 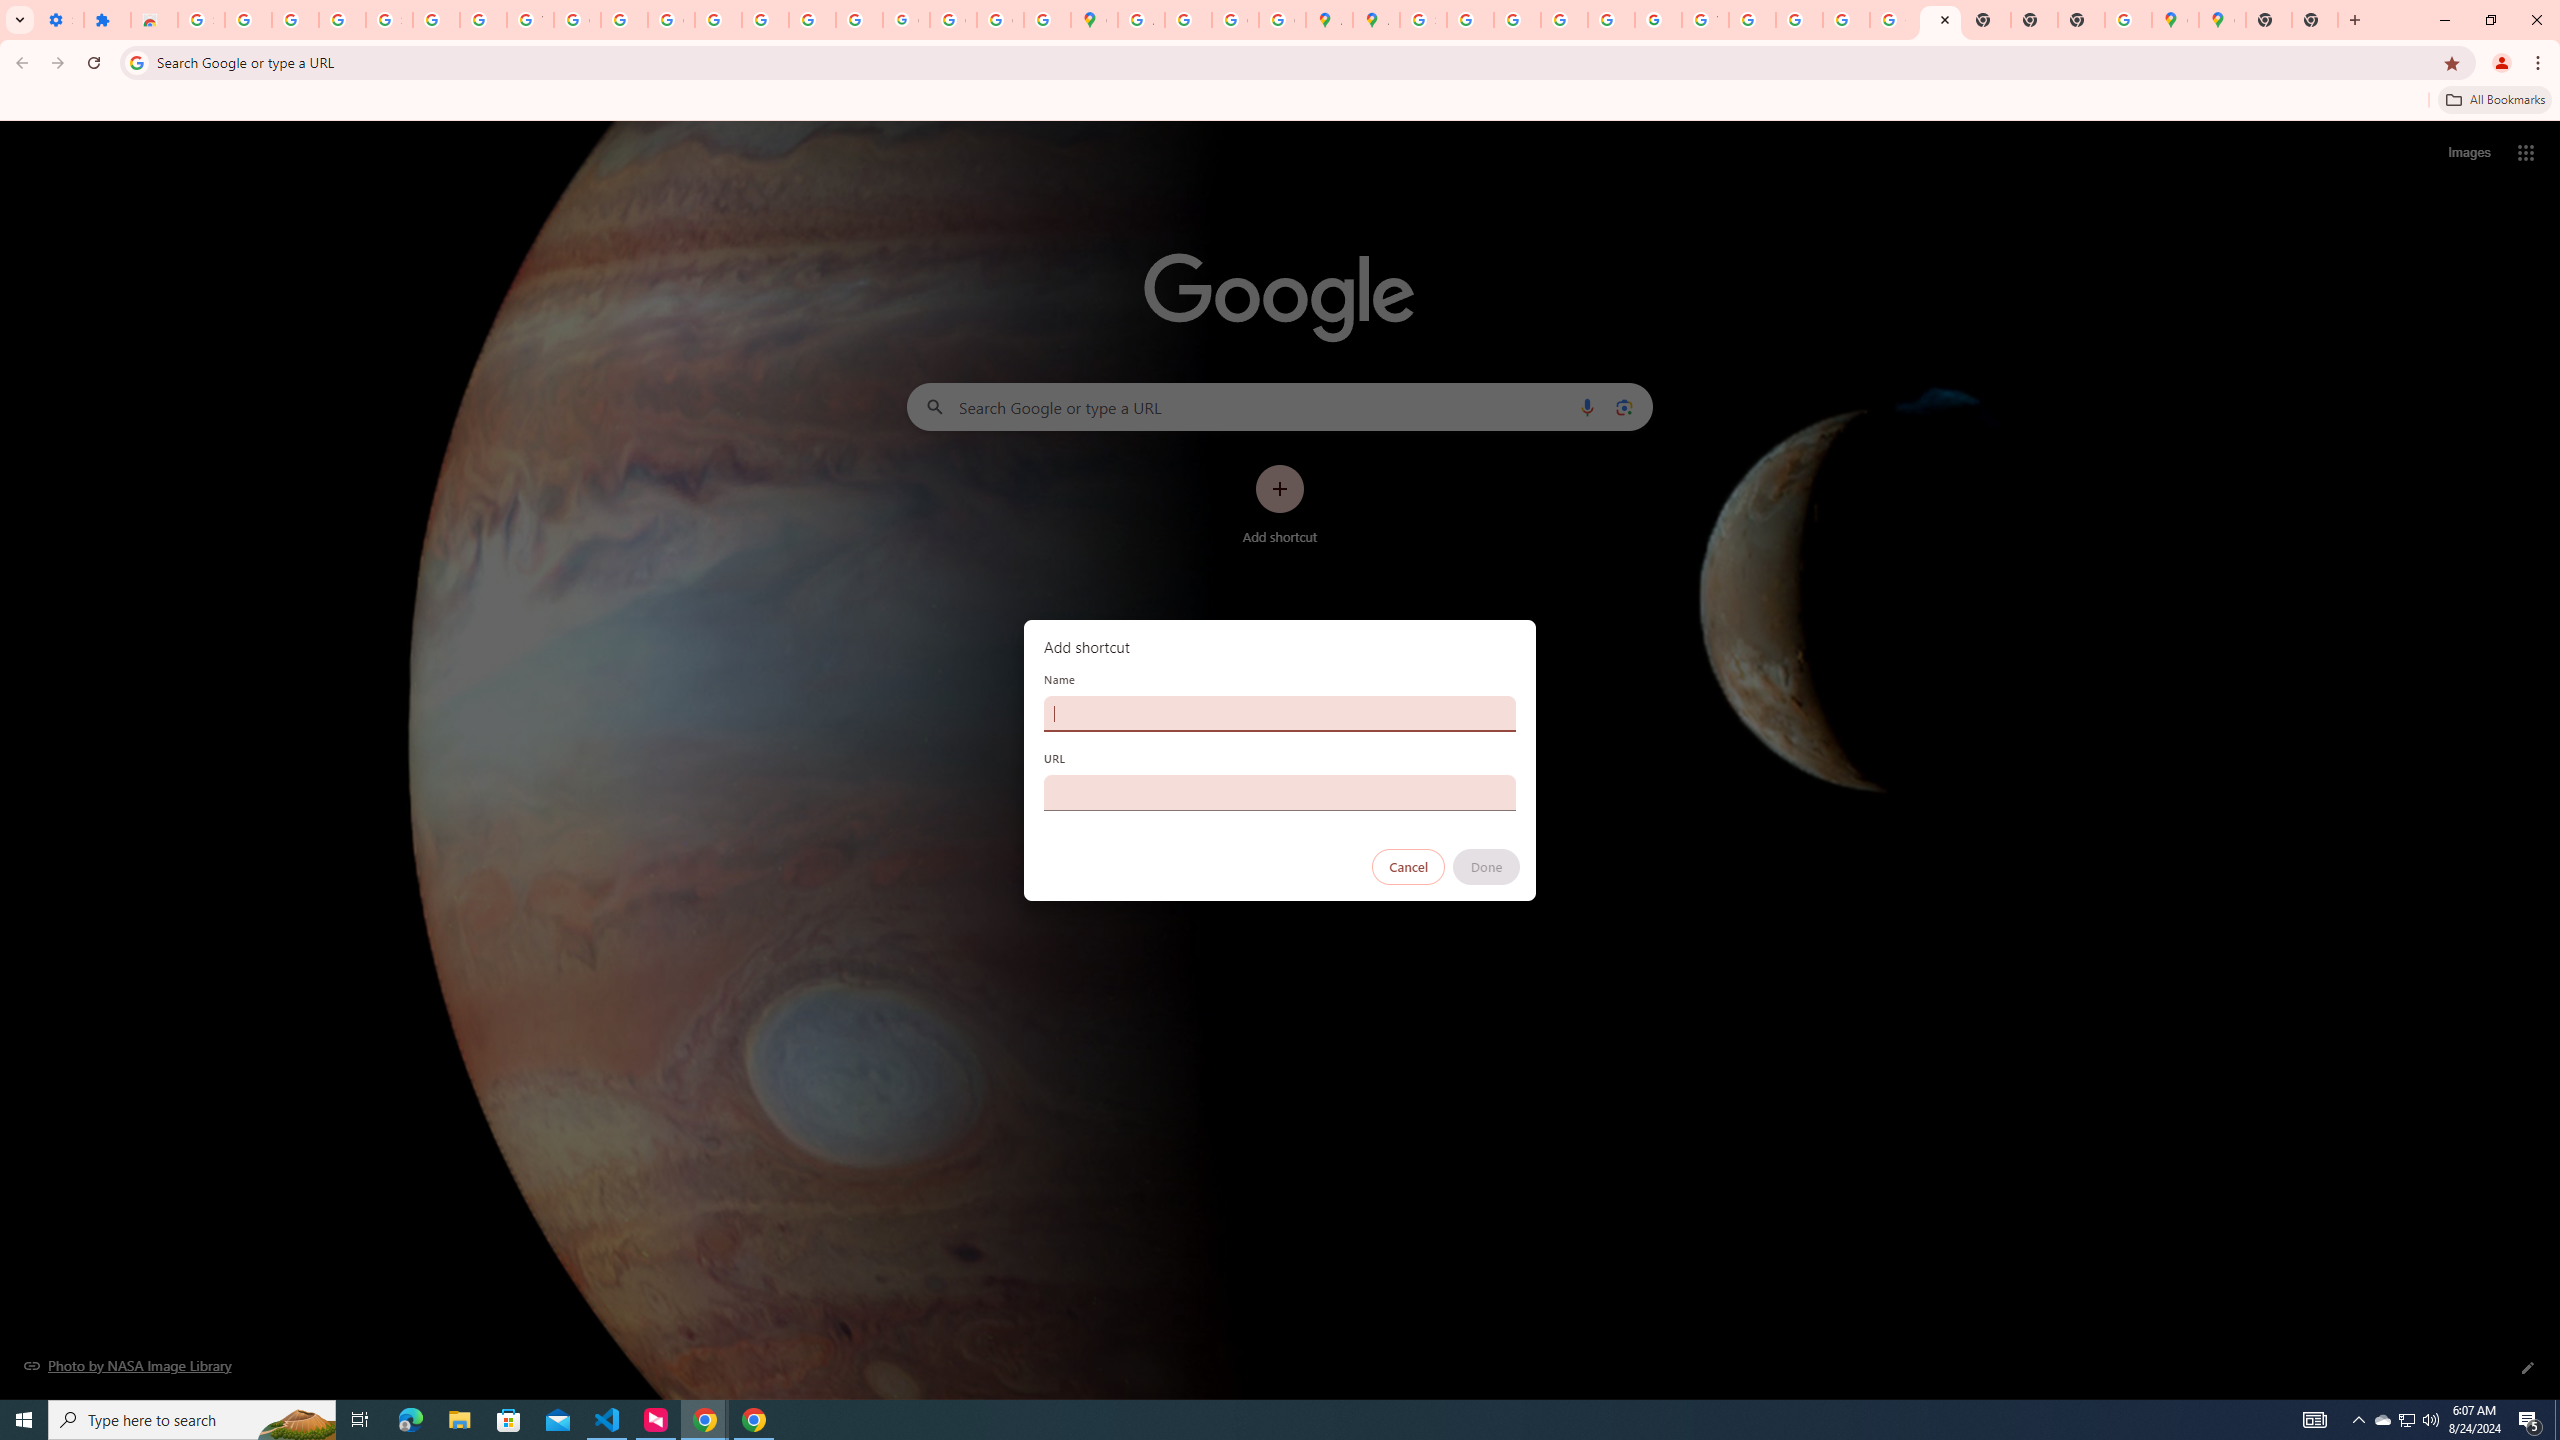 I want to click on 'https://scholar.google.com/', so click(x=623, y=19).